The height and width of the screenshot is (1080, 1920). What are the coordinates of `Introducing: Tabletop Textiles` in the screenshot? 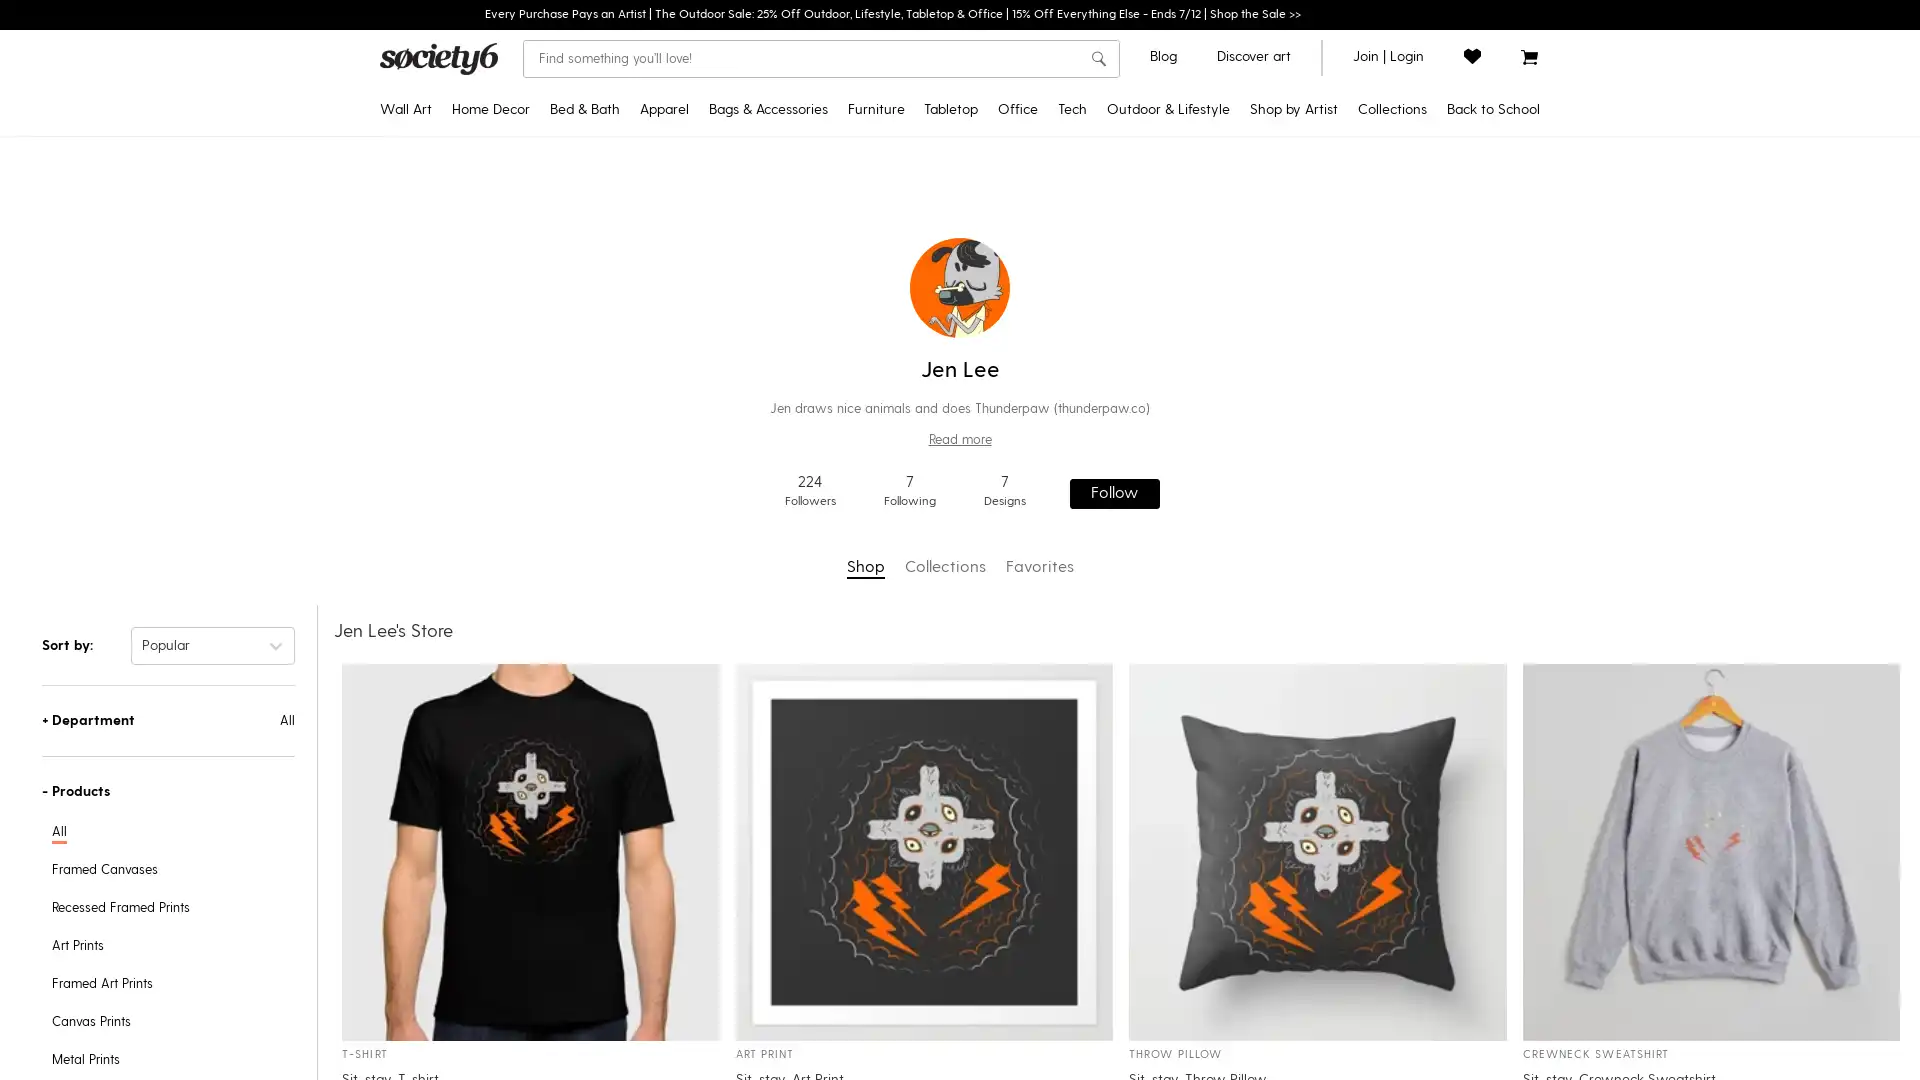 It's located at (1318, 515).